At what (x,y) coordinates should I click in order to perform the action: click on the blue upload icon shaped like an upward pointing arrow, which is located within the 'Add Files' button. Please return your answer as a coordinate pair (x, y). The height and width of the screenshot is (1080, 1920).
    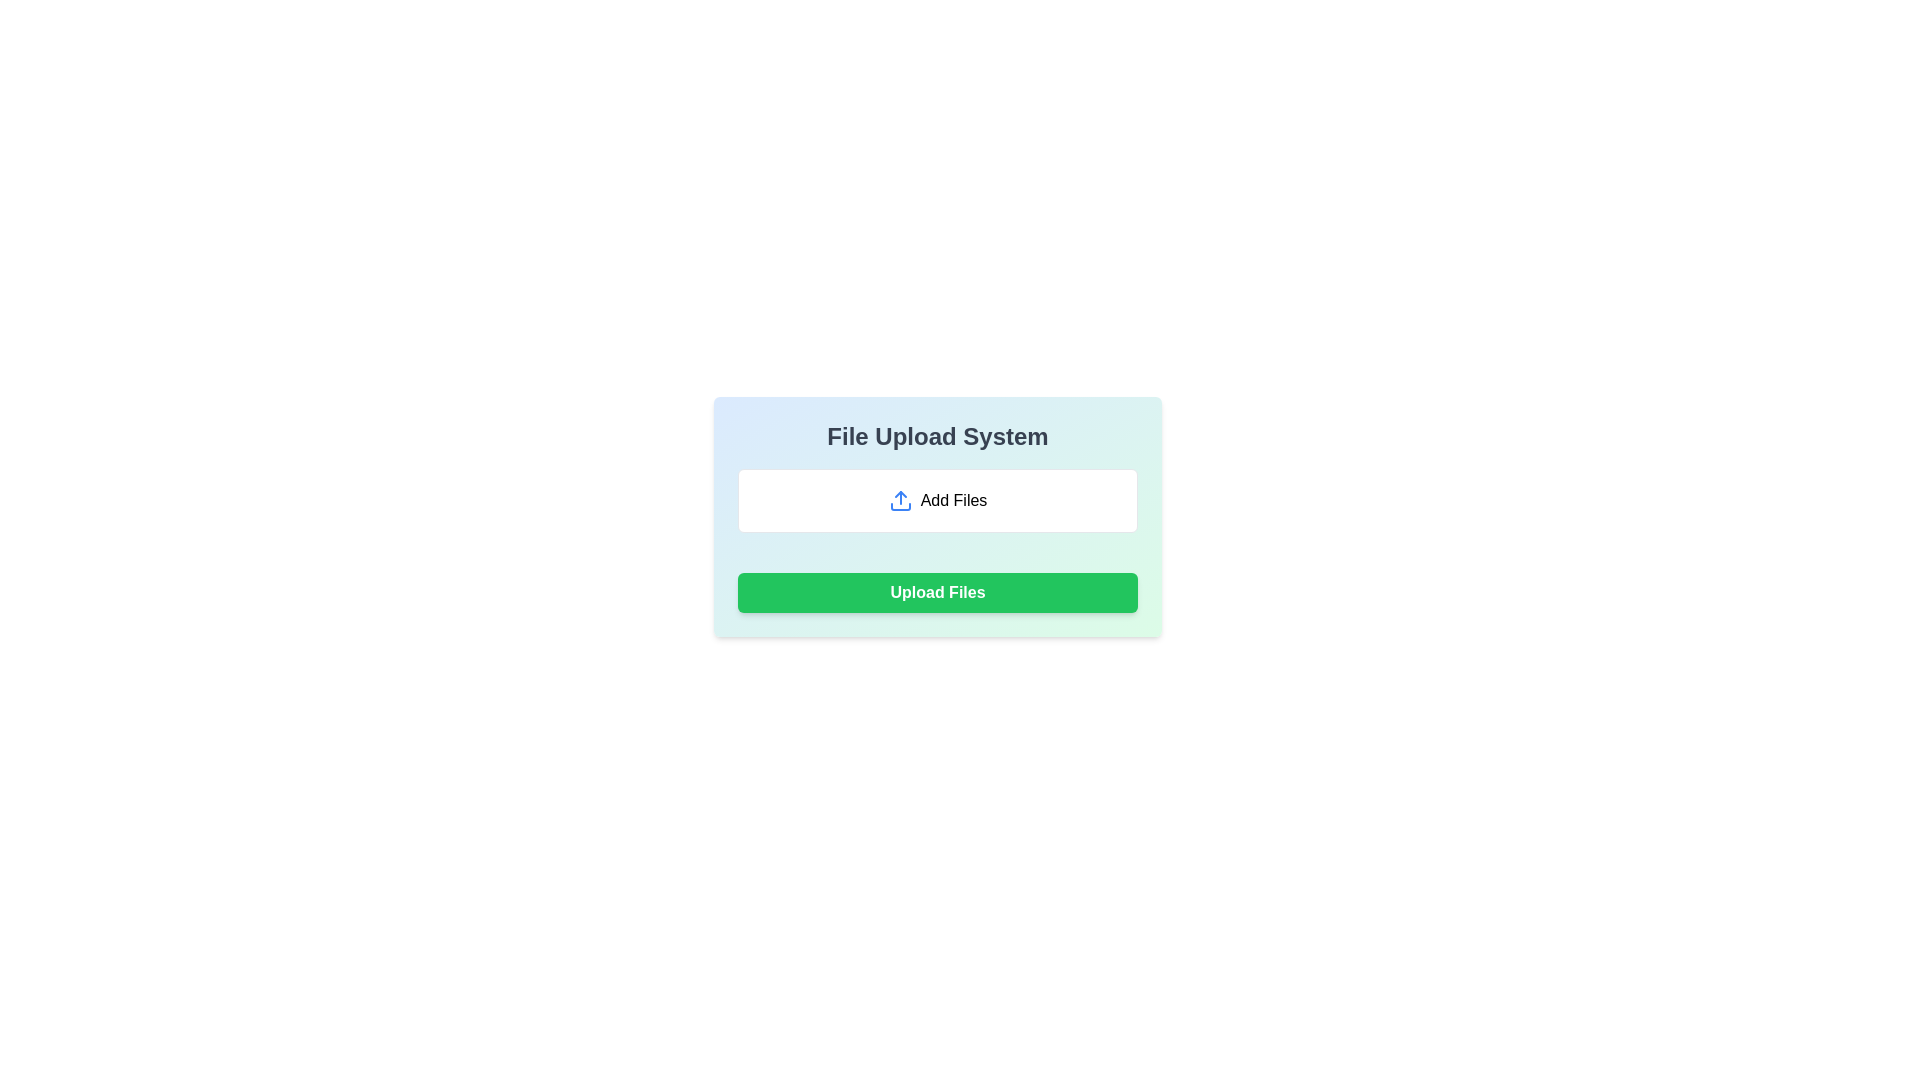
    Looking at the image, I should click on (899, 500).